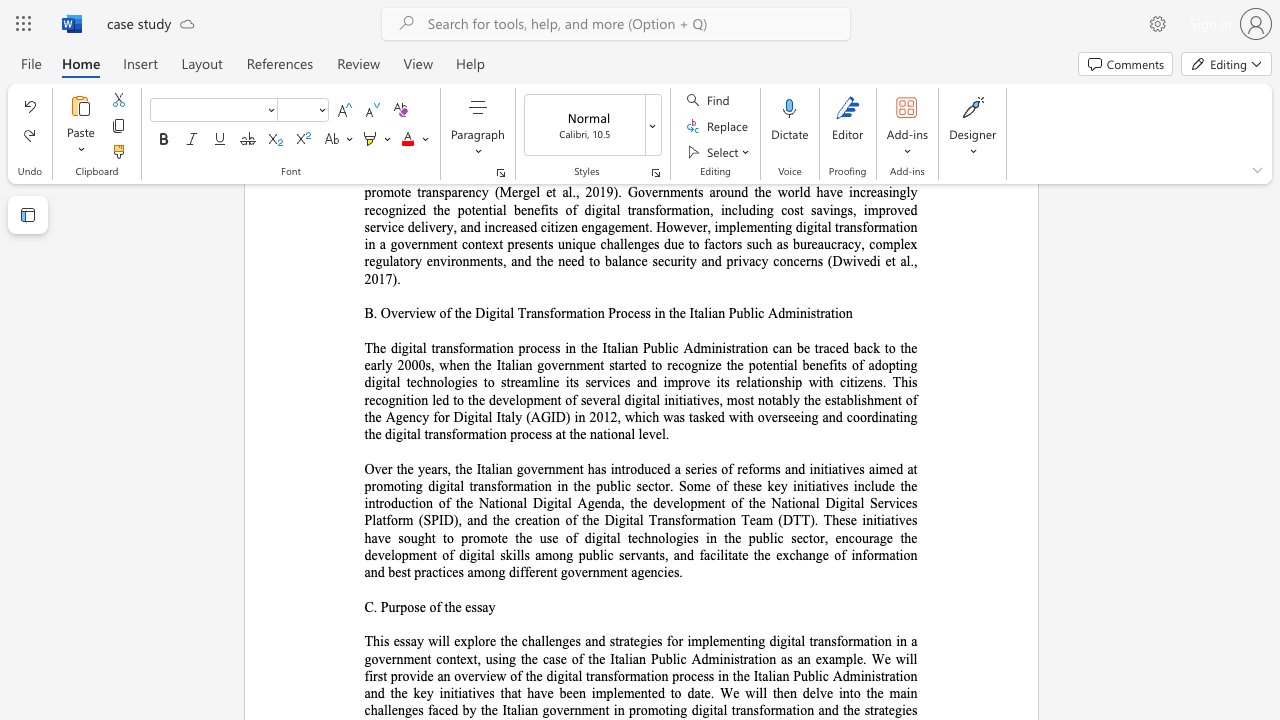 The width and height of the screenshot is (1280, 720). I want to click on the 1th character "y" in the text, so click(492, 606).